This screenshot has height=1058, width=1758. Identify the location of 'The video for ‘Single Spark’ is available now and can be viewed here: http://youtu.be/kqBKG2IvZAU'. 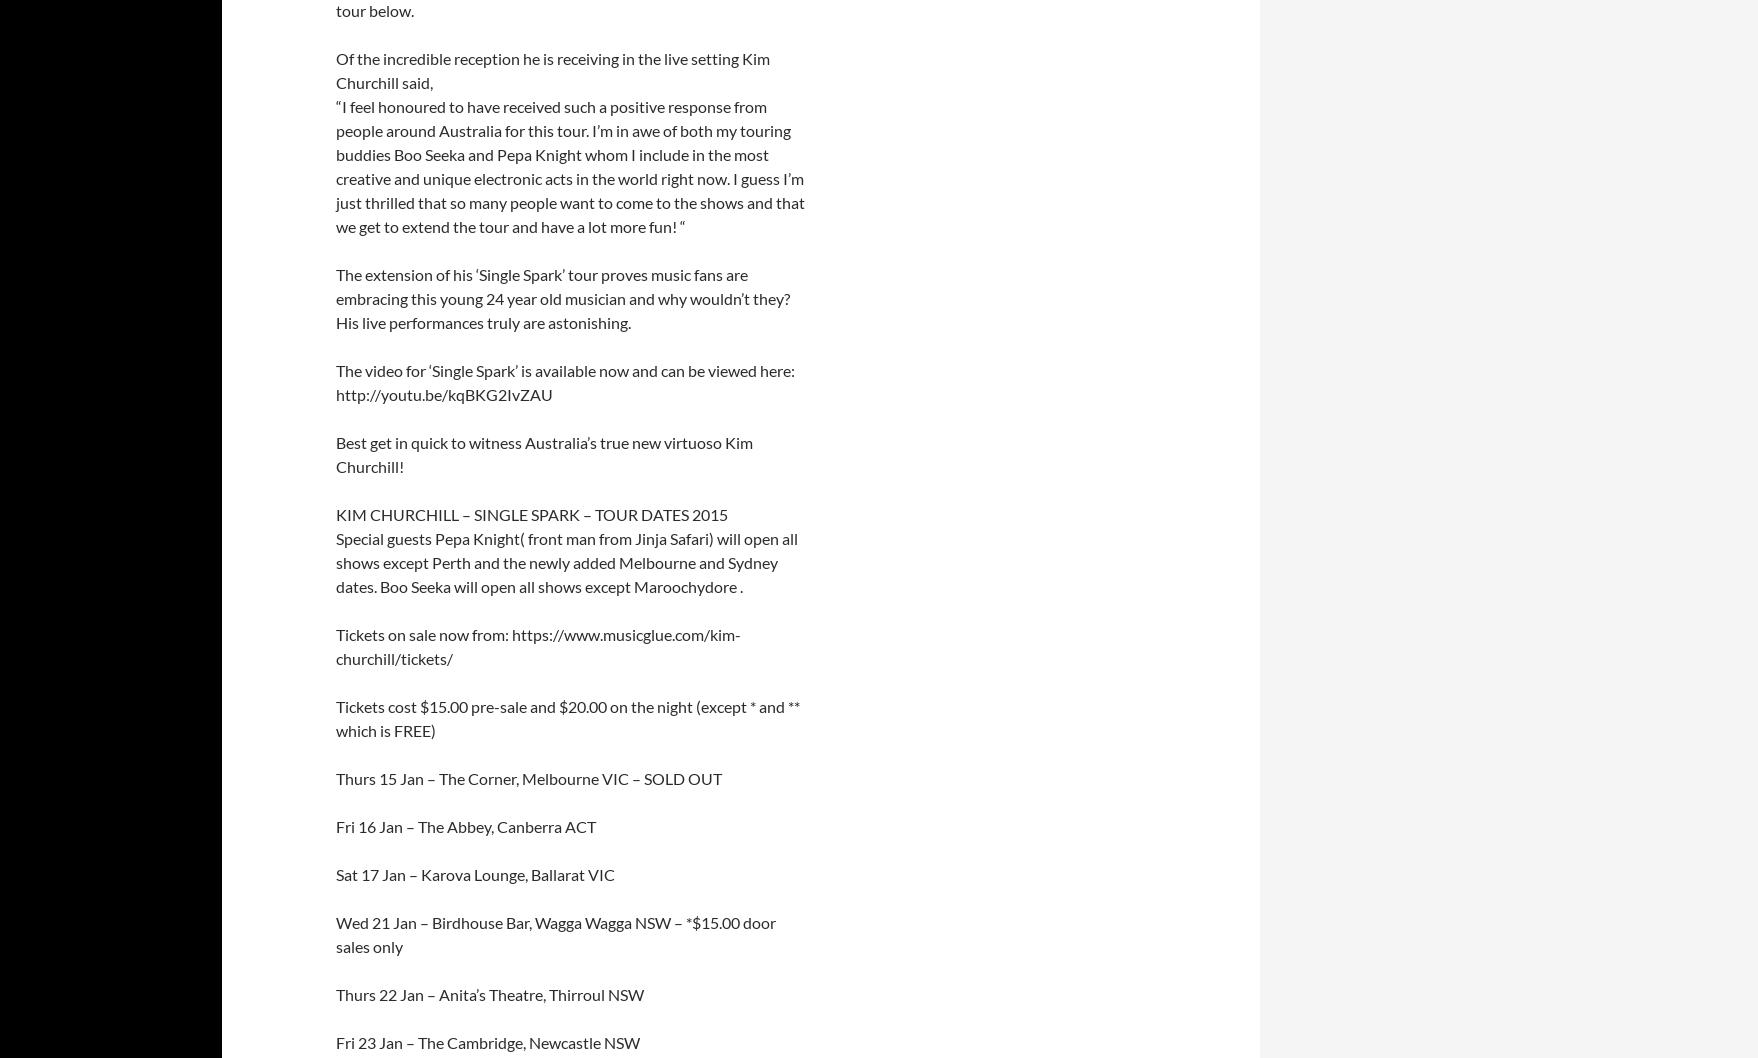
(335, 382).